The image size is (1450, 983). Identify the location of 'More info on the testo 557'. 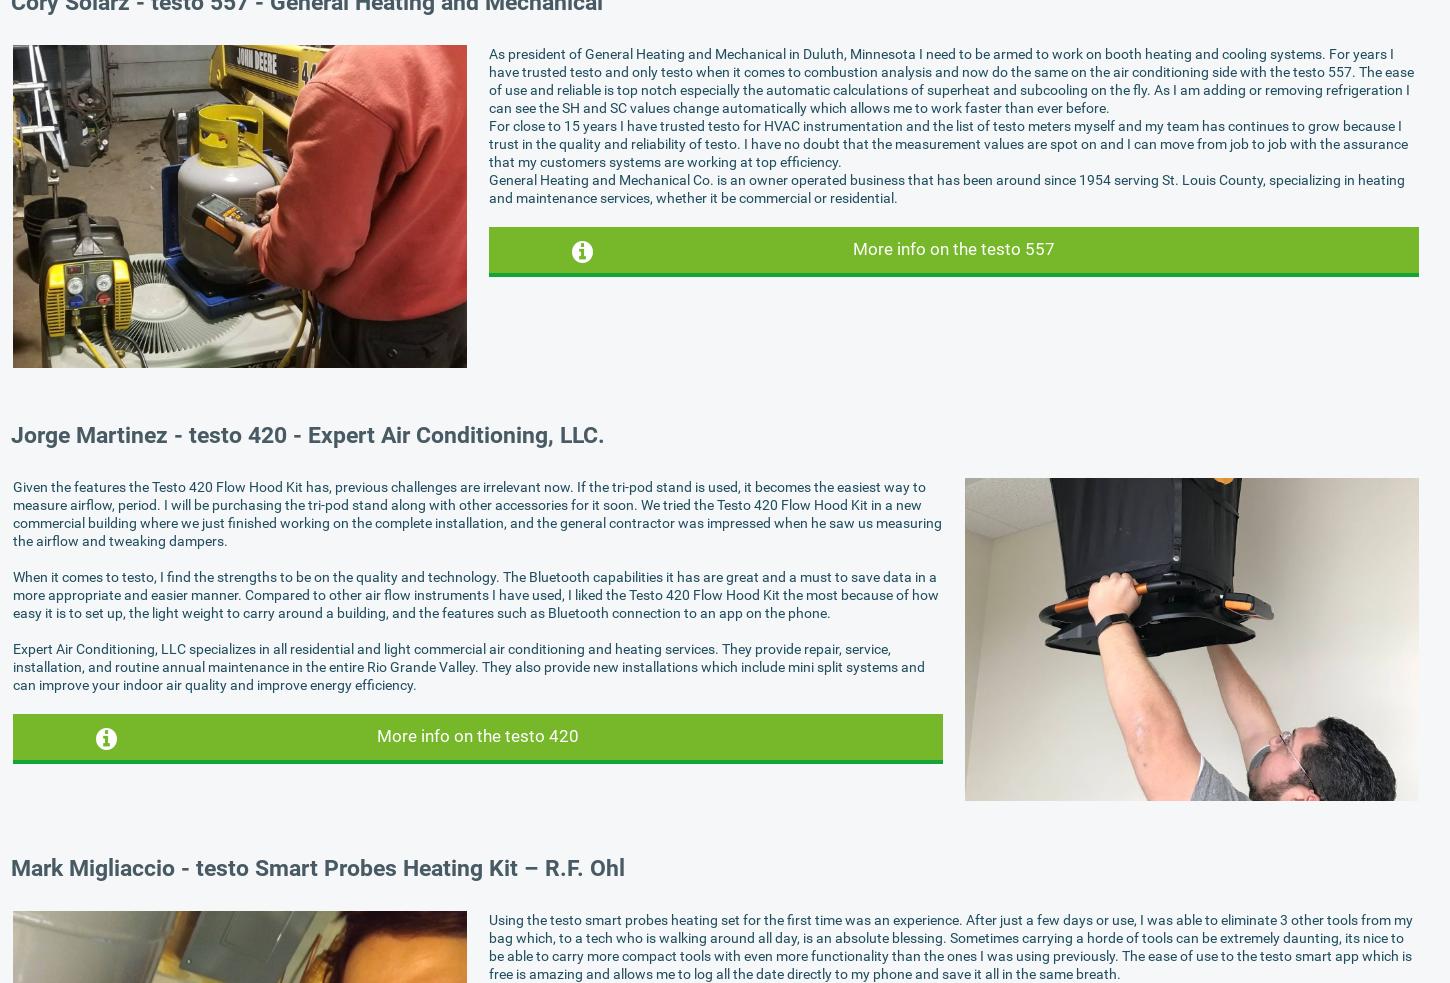
(952, 248).